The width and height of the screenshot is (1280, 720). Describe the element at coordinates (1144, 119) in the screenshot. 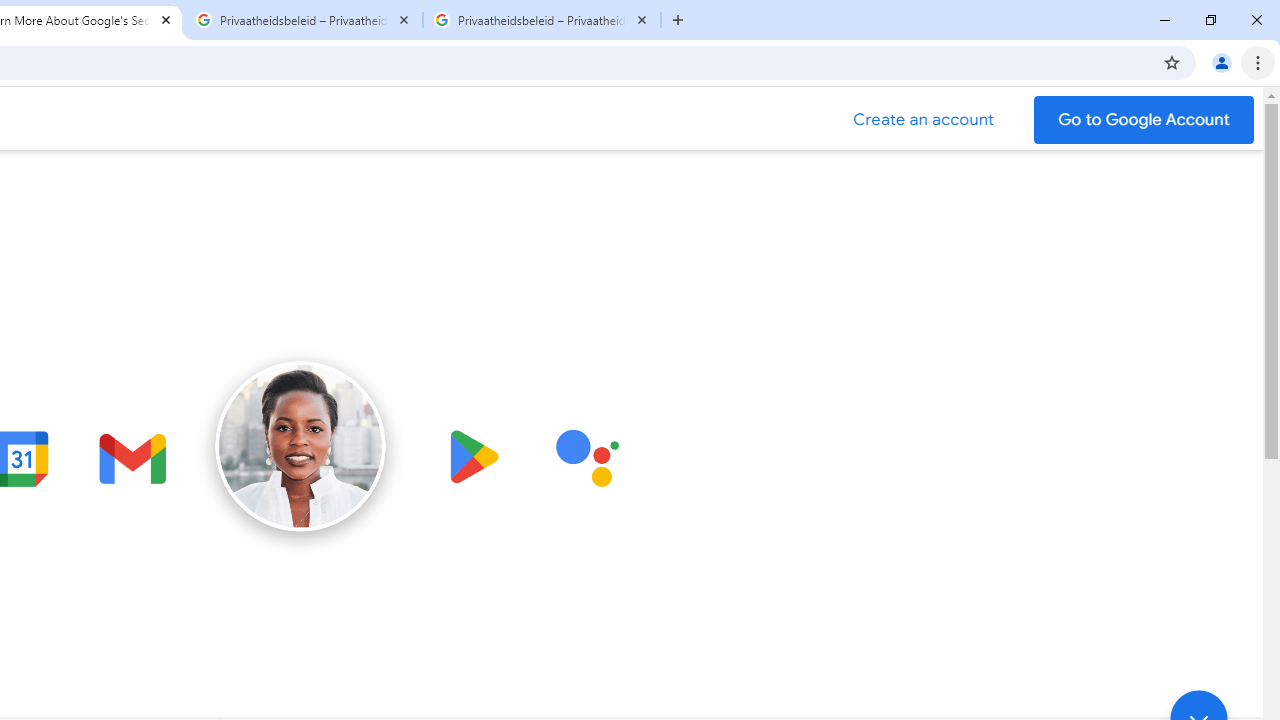

I see `'Go to your Google Account'` at that location.